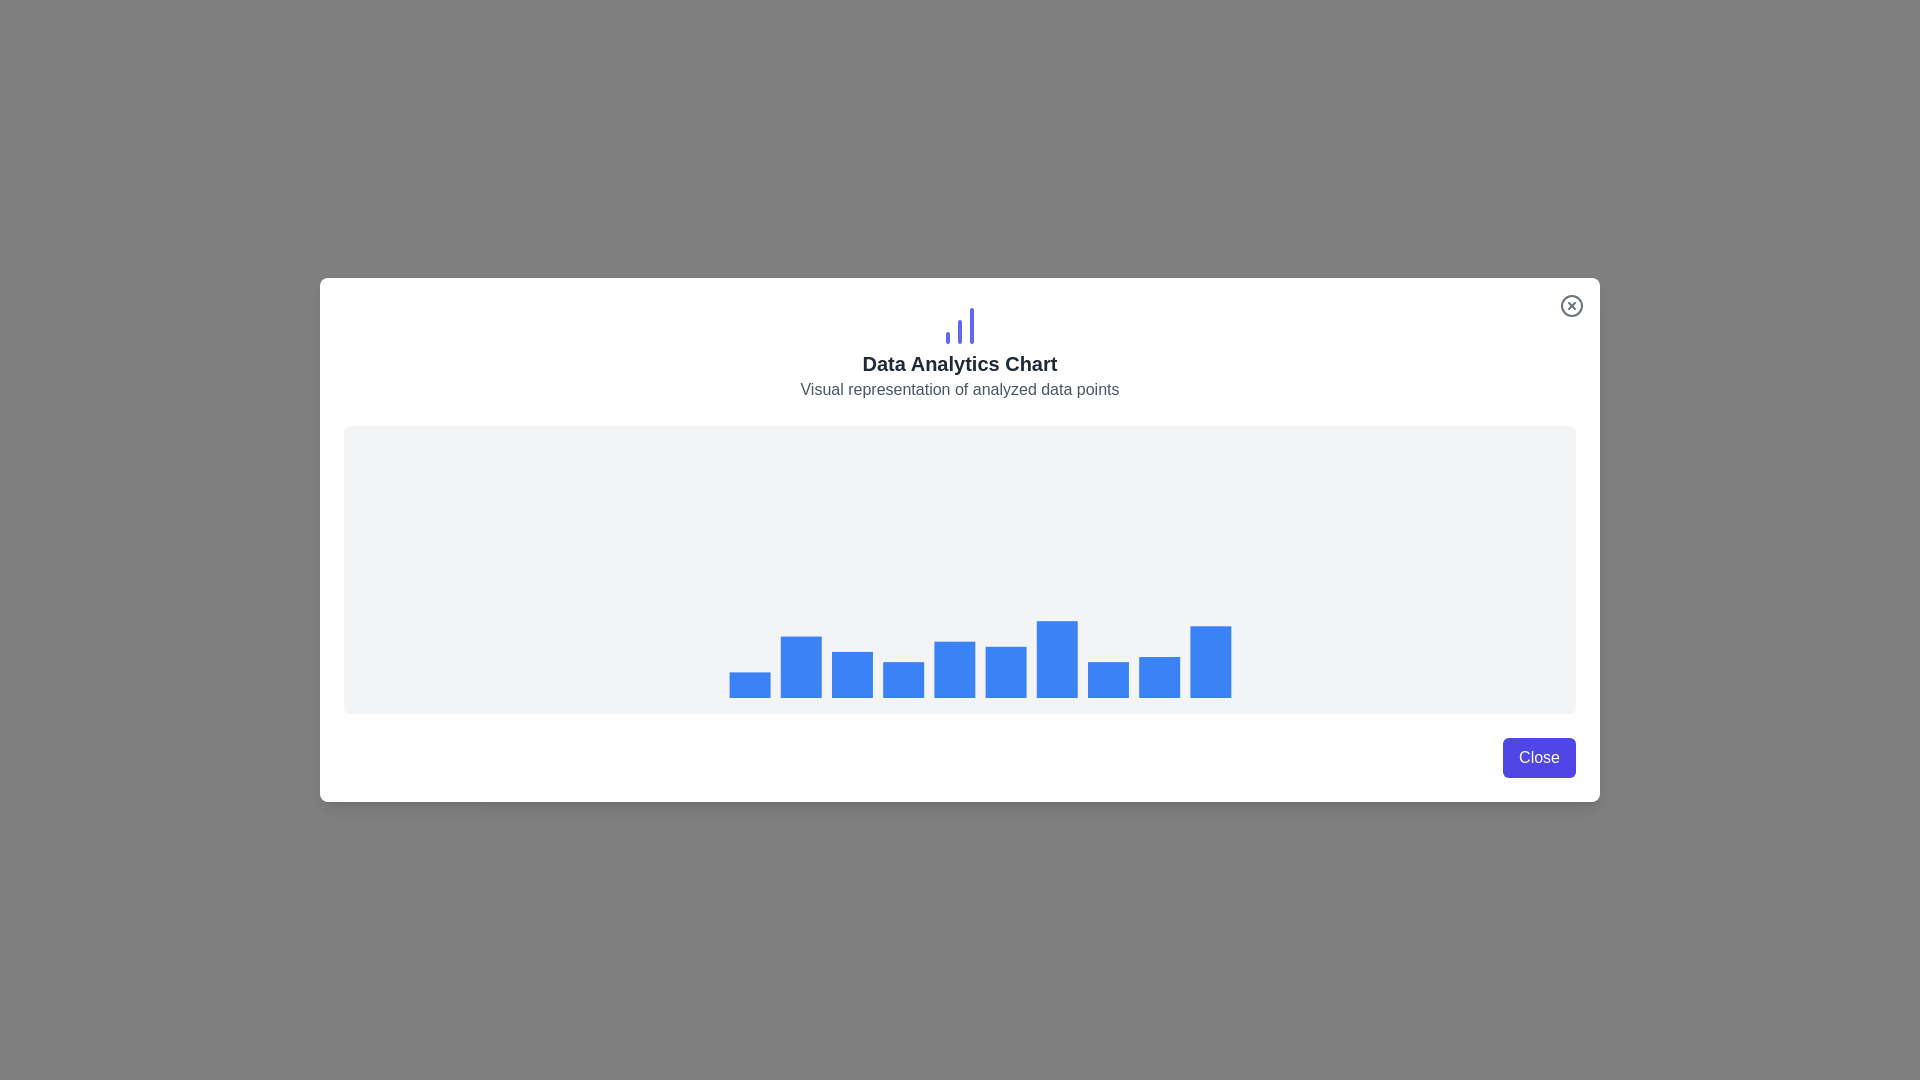 The width and height of the screenshot is (1920, 1080). Describe the element at coordinates (1538, 758) in the screenshot. I see `the close button to dismiss the dialog` at that location.